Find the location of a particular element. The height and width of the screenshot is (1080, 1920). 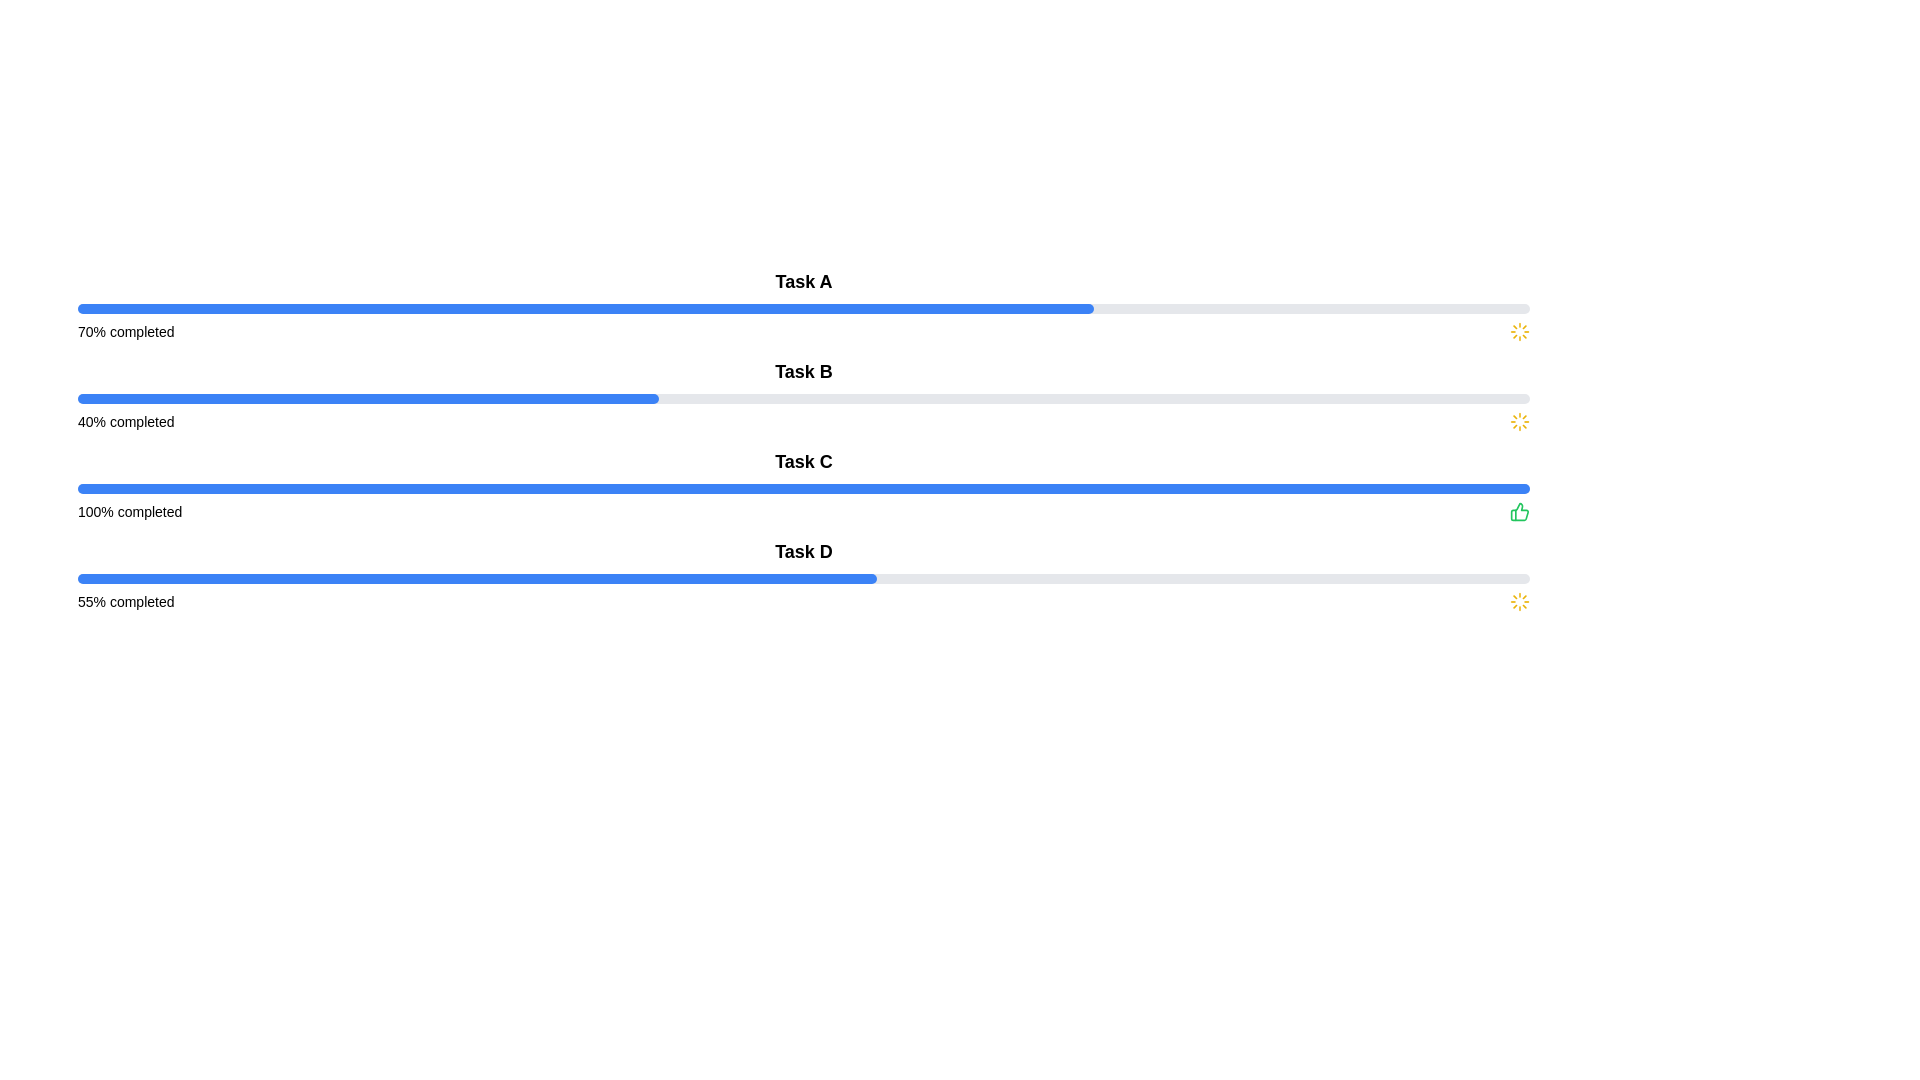

the text label displaying '70% completed', which indicates the progress status for 'Task A' is located at coordinates (125, 330).